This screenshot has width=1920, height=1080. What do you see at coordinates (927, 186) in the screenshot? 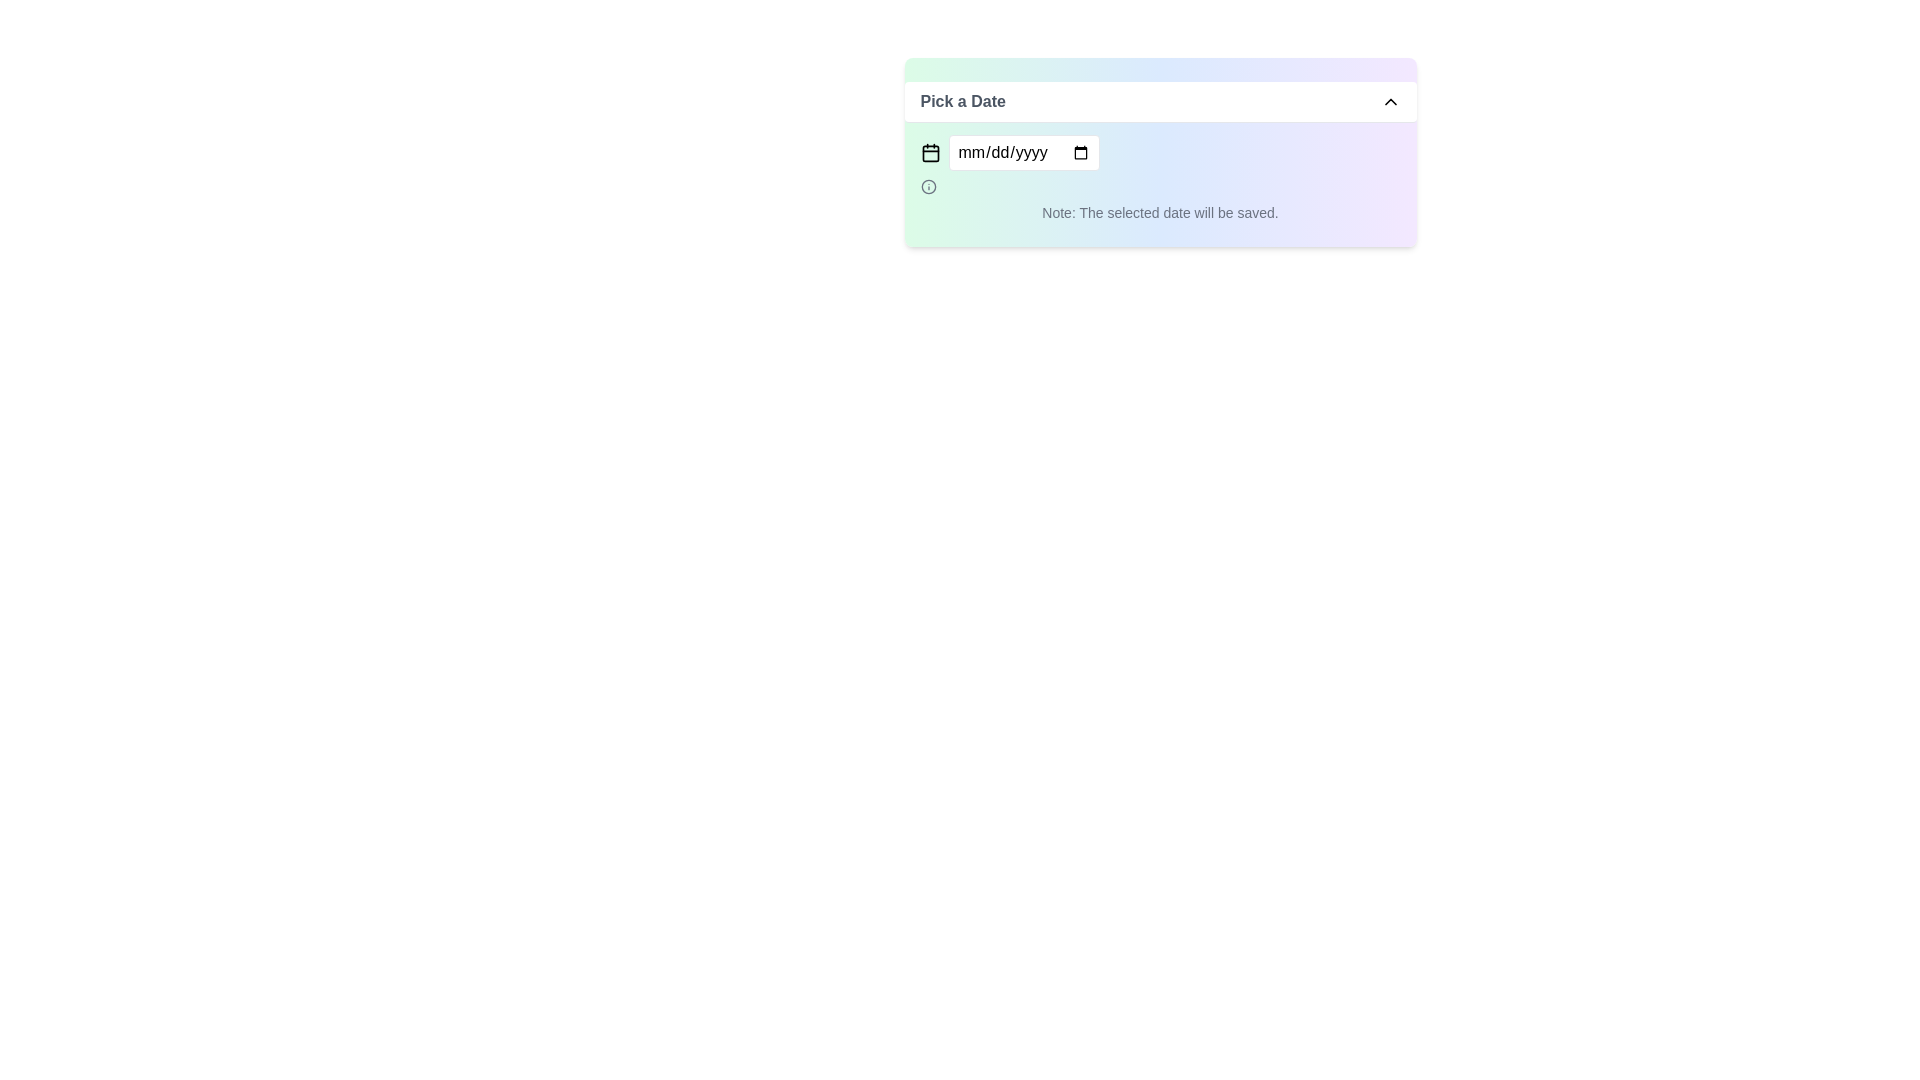
I see `the gray circular info icon located under the date input field, to the left of the note text that reads 'Note: The selected date will be saved.'` at bounding box center [927, 186].